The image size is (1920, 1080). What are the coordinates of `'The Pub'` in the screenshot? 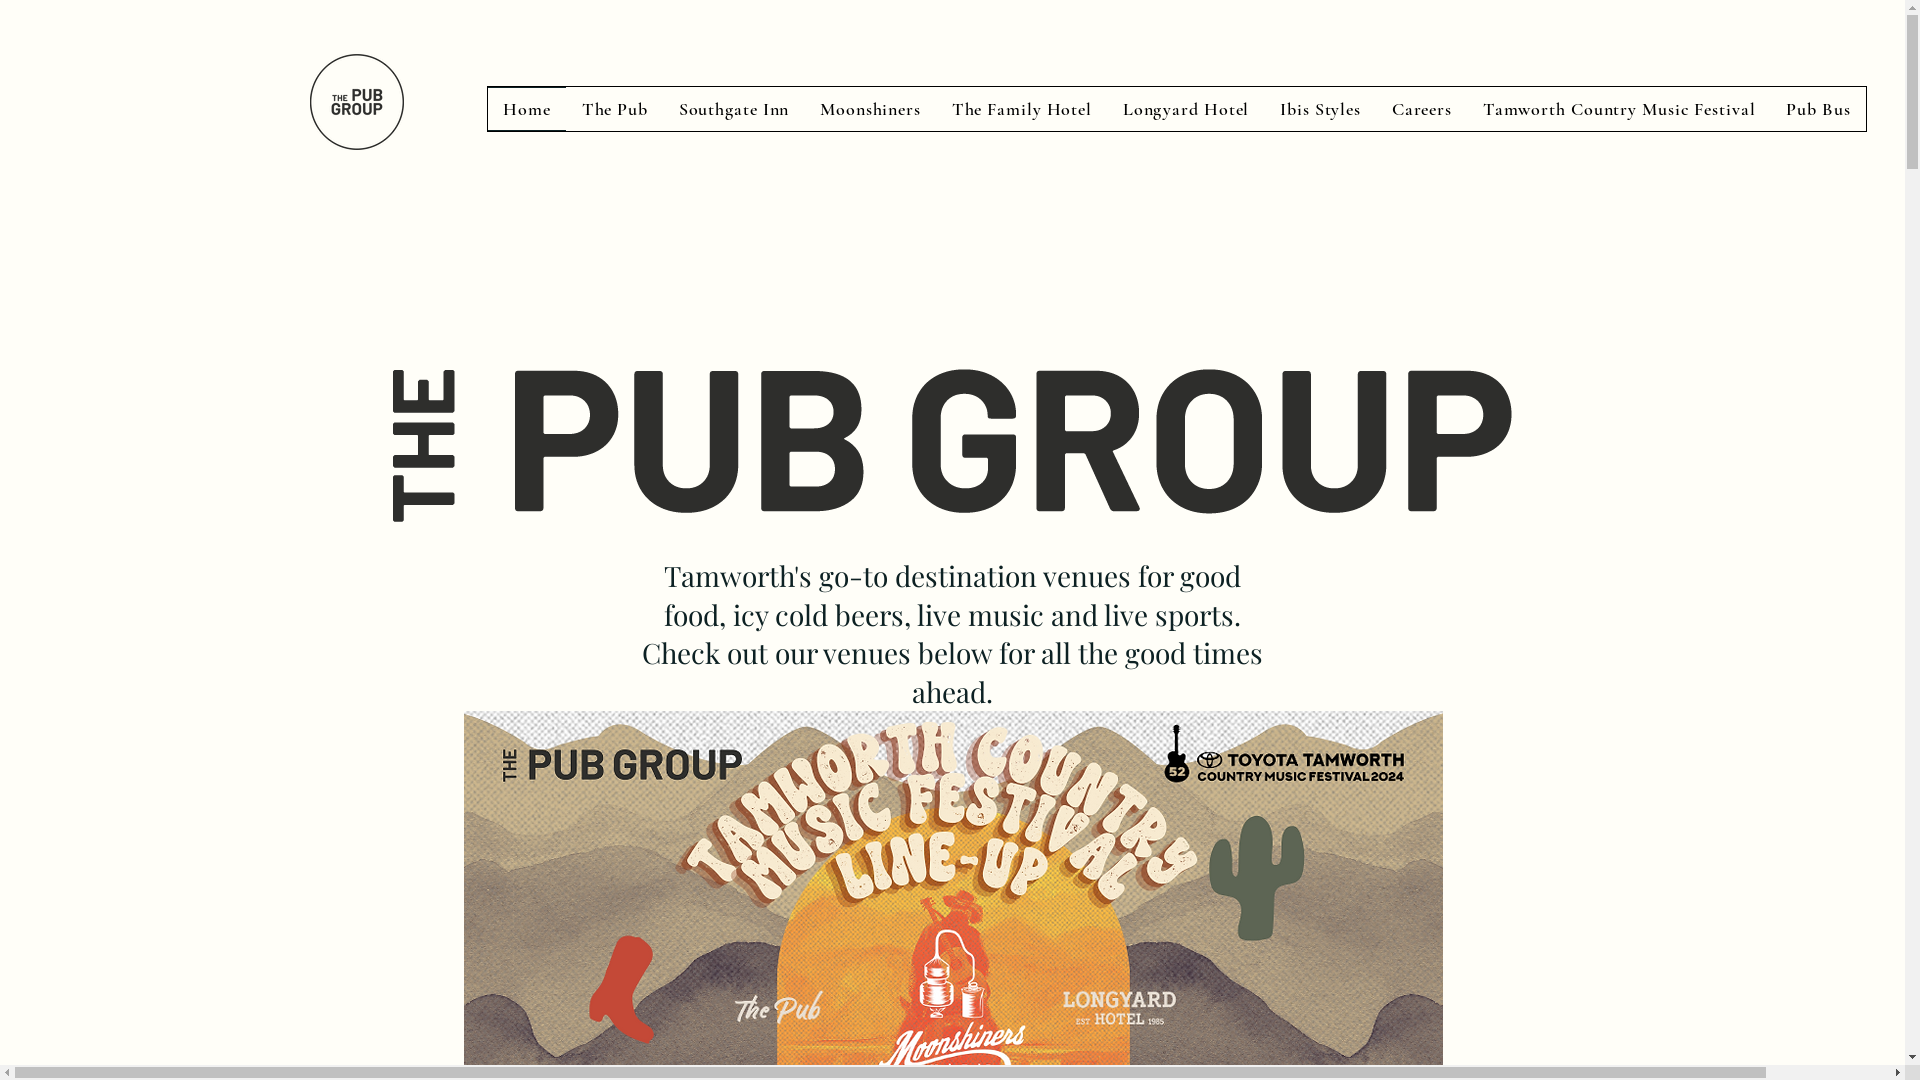 It's located at (613, 108).